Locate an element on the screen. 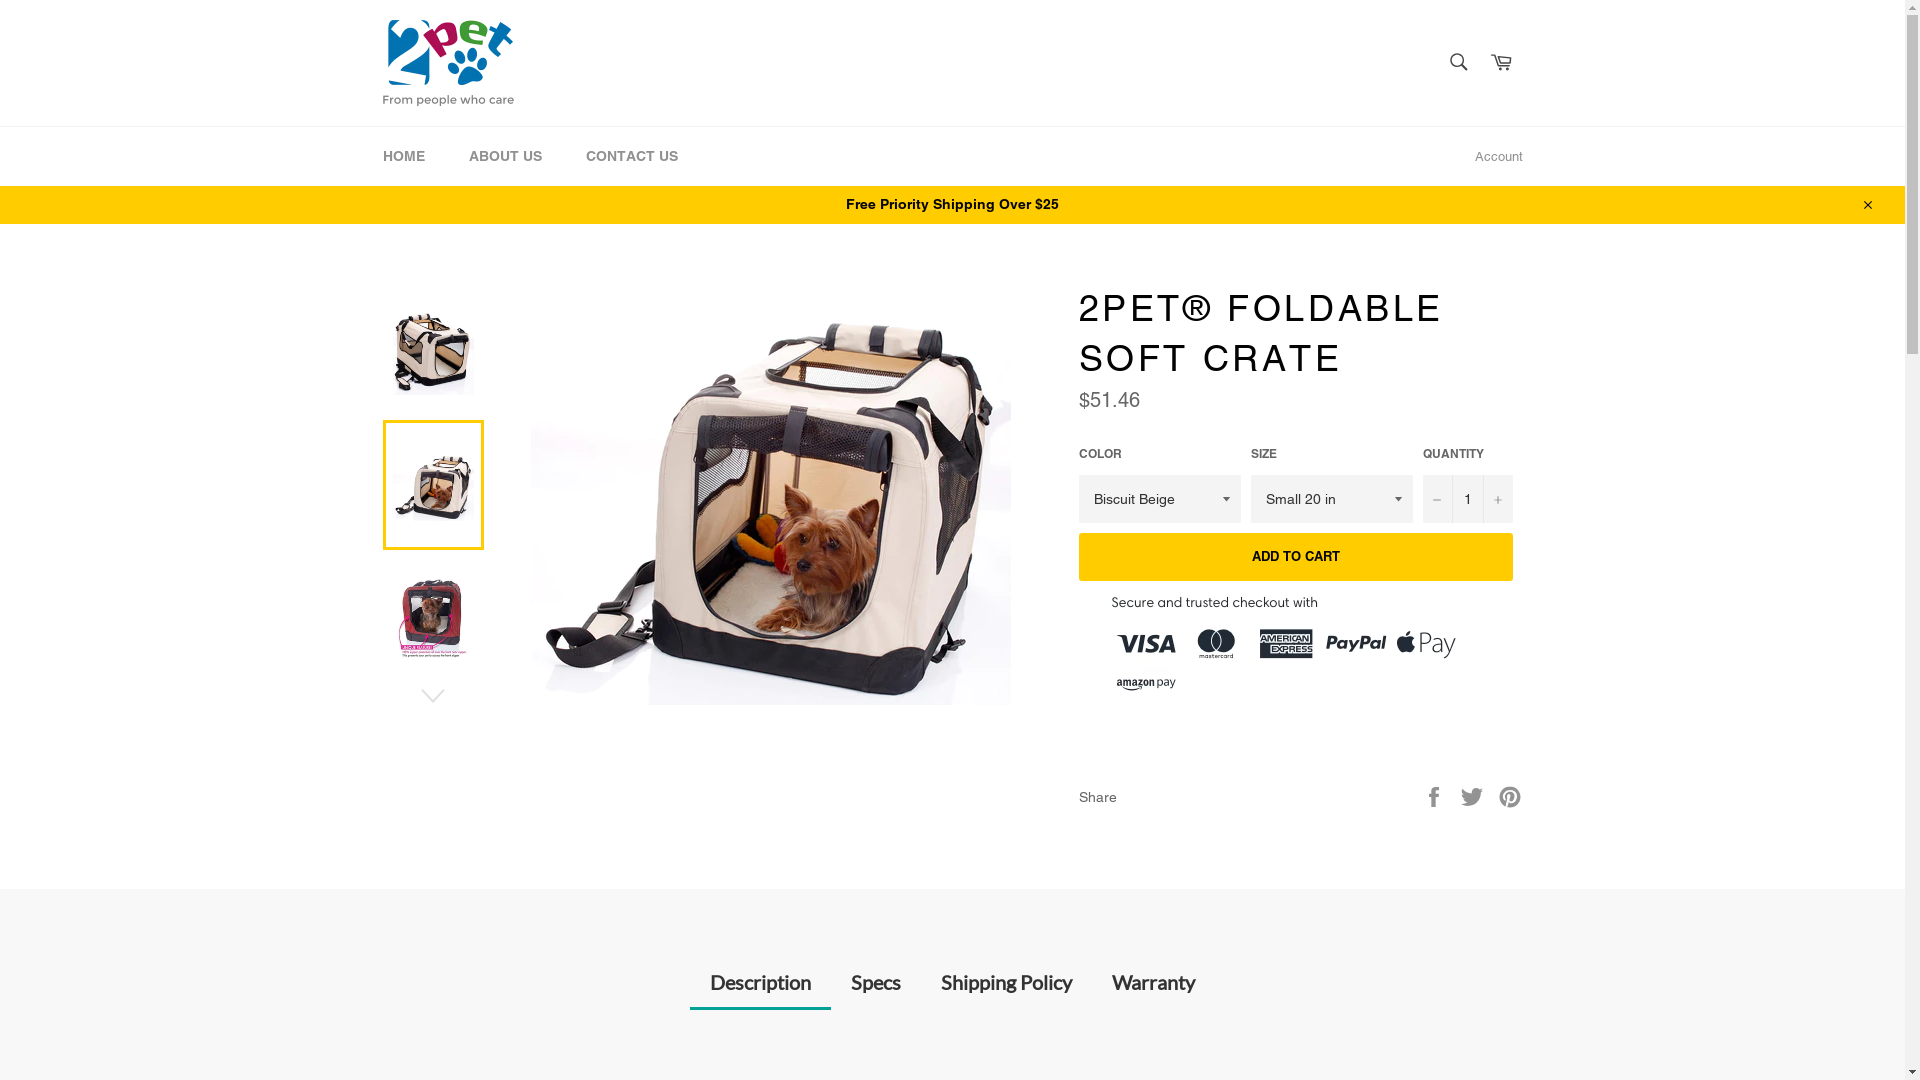 The width and height of the screenshot is (1920, 1080). 'HOME' is located at coordinates (402, 155).